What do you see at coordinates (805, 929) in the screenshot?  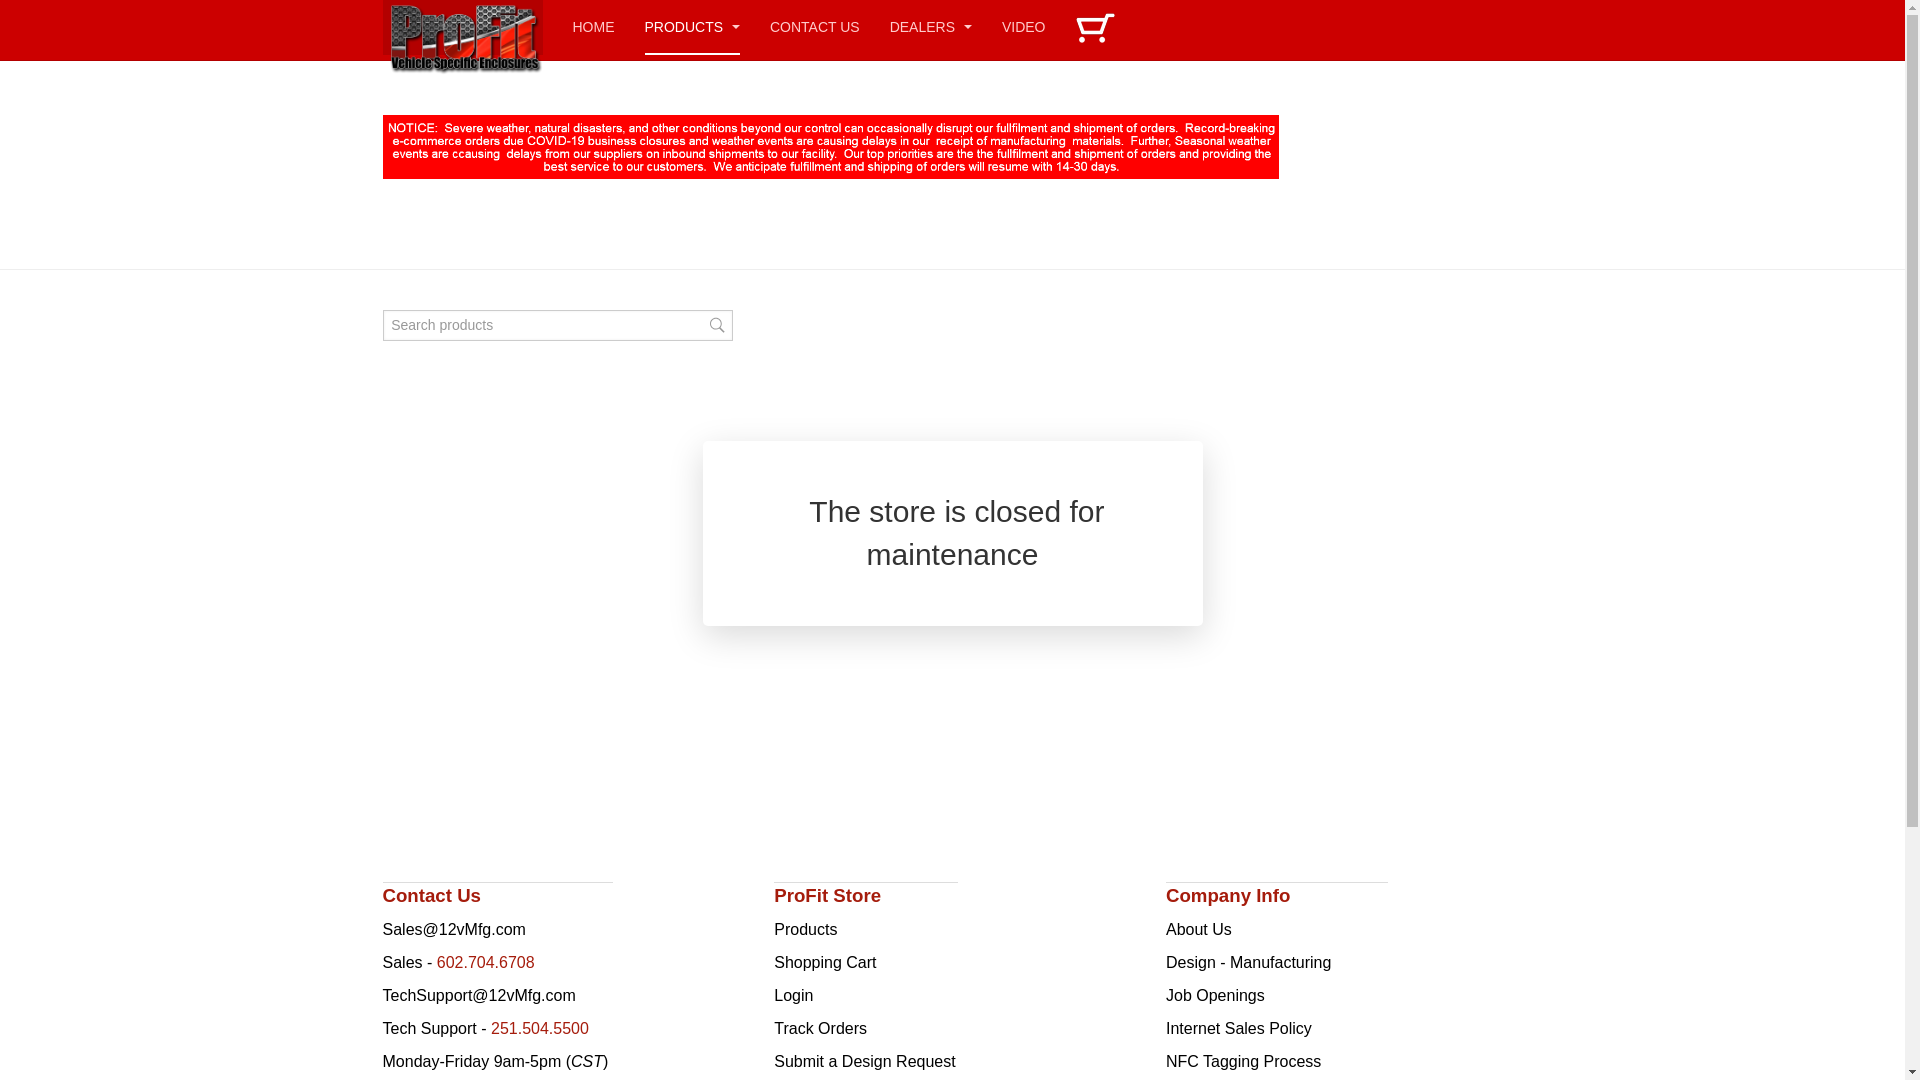 I see `'Products'` at bounding box center [805, 929].